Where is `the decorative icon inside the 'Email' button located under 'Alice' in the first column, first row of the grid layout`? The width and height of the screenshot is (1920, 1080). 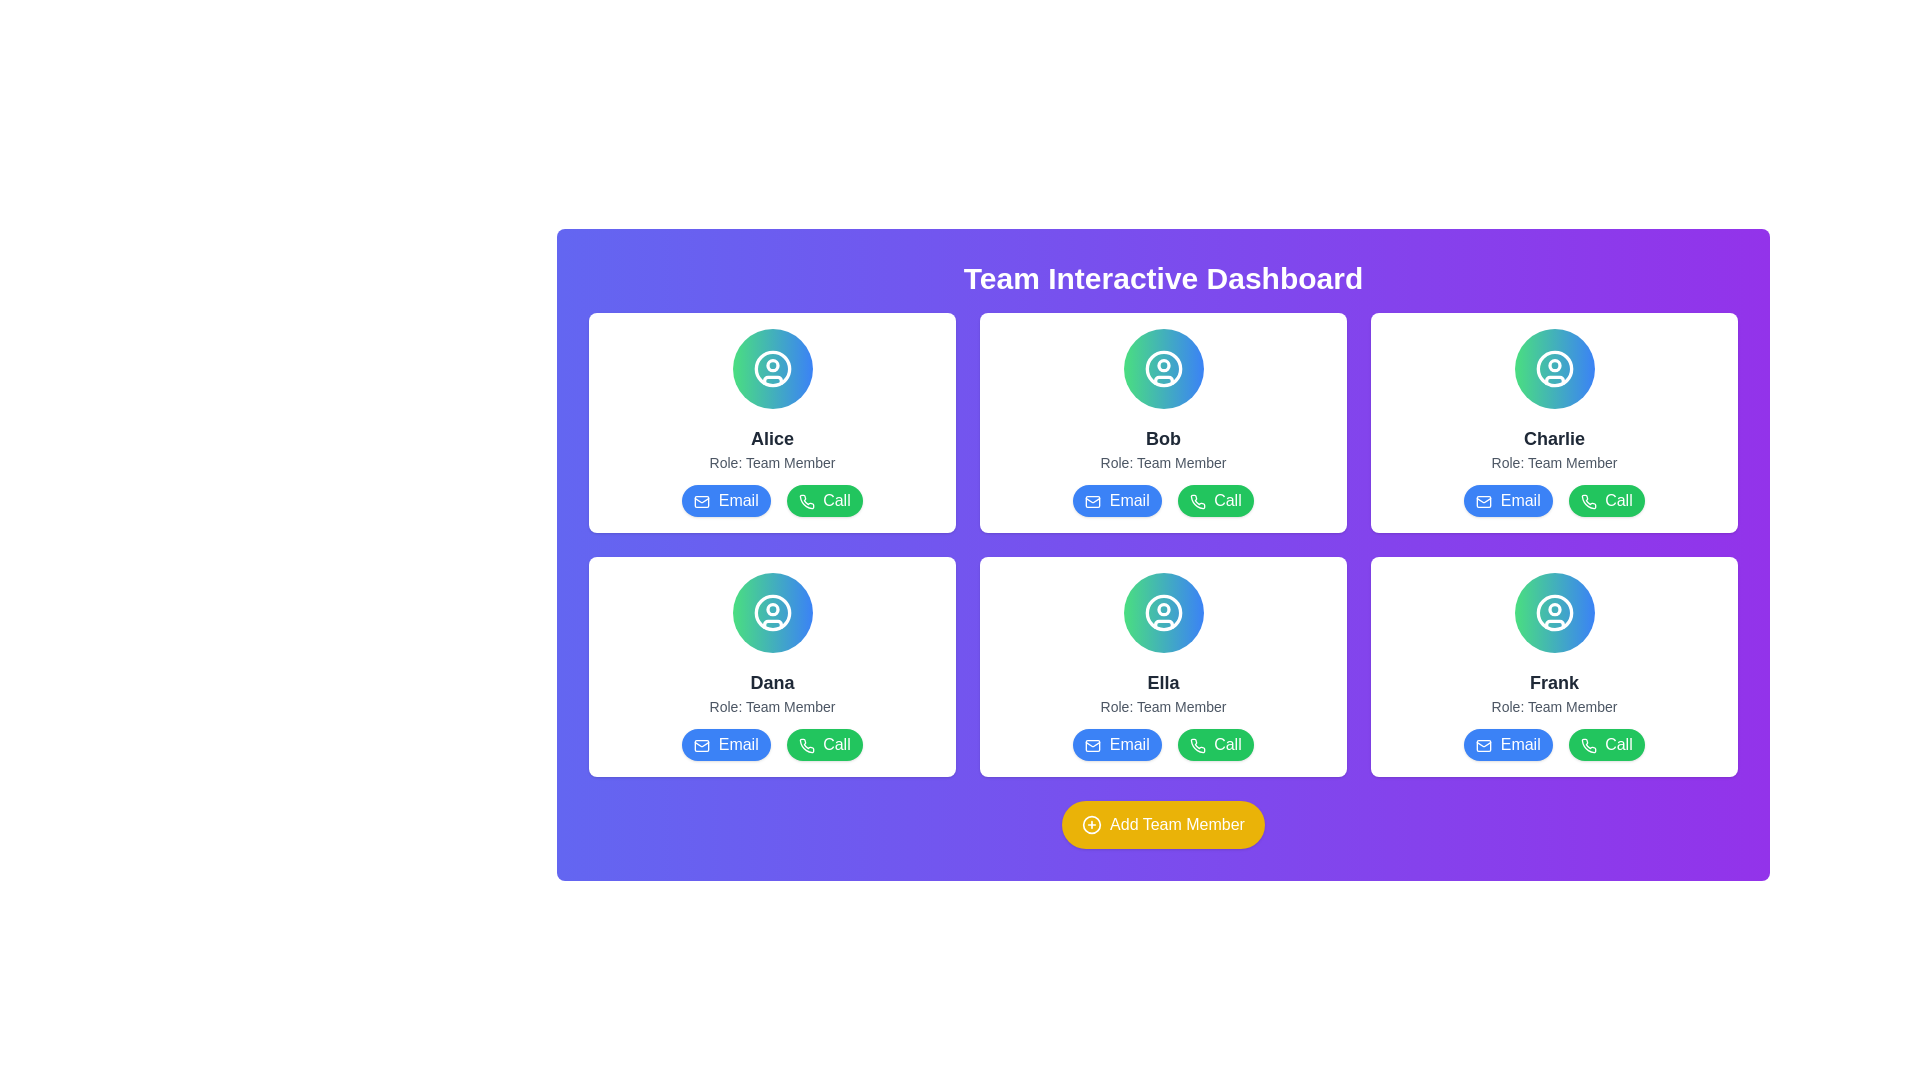
the decorative icon inside the 'Email' button located under 'Alice' in the first column, first row of the grid layout is located at coordinates (702, 500).